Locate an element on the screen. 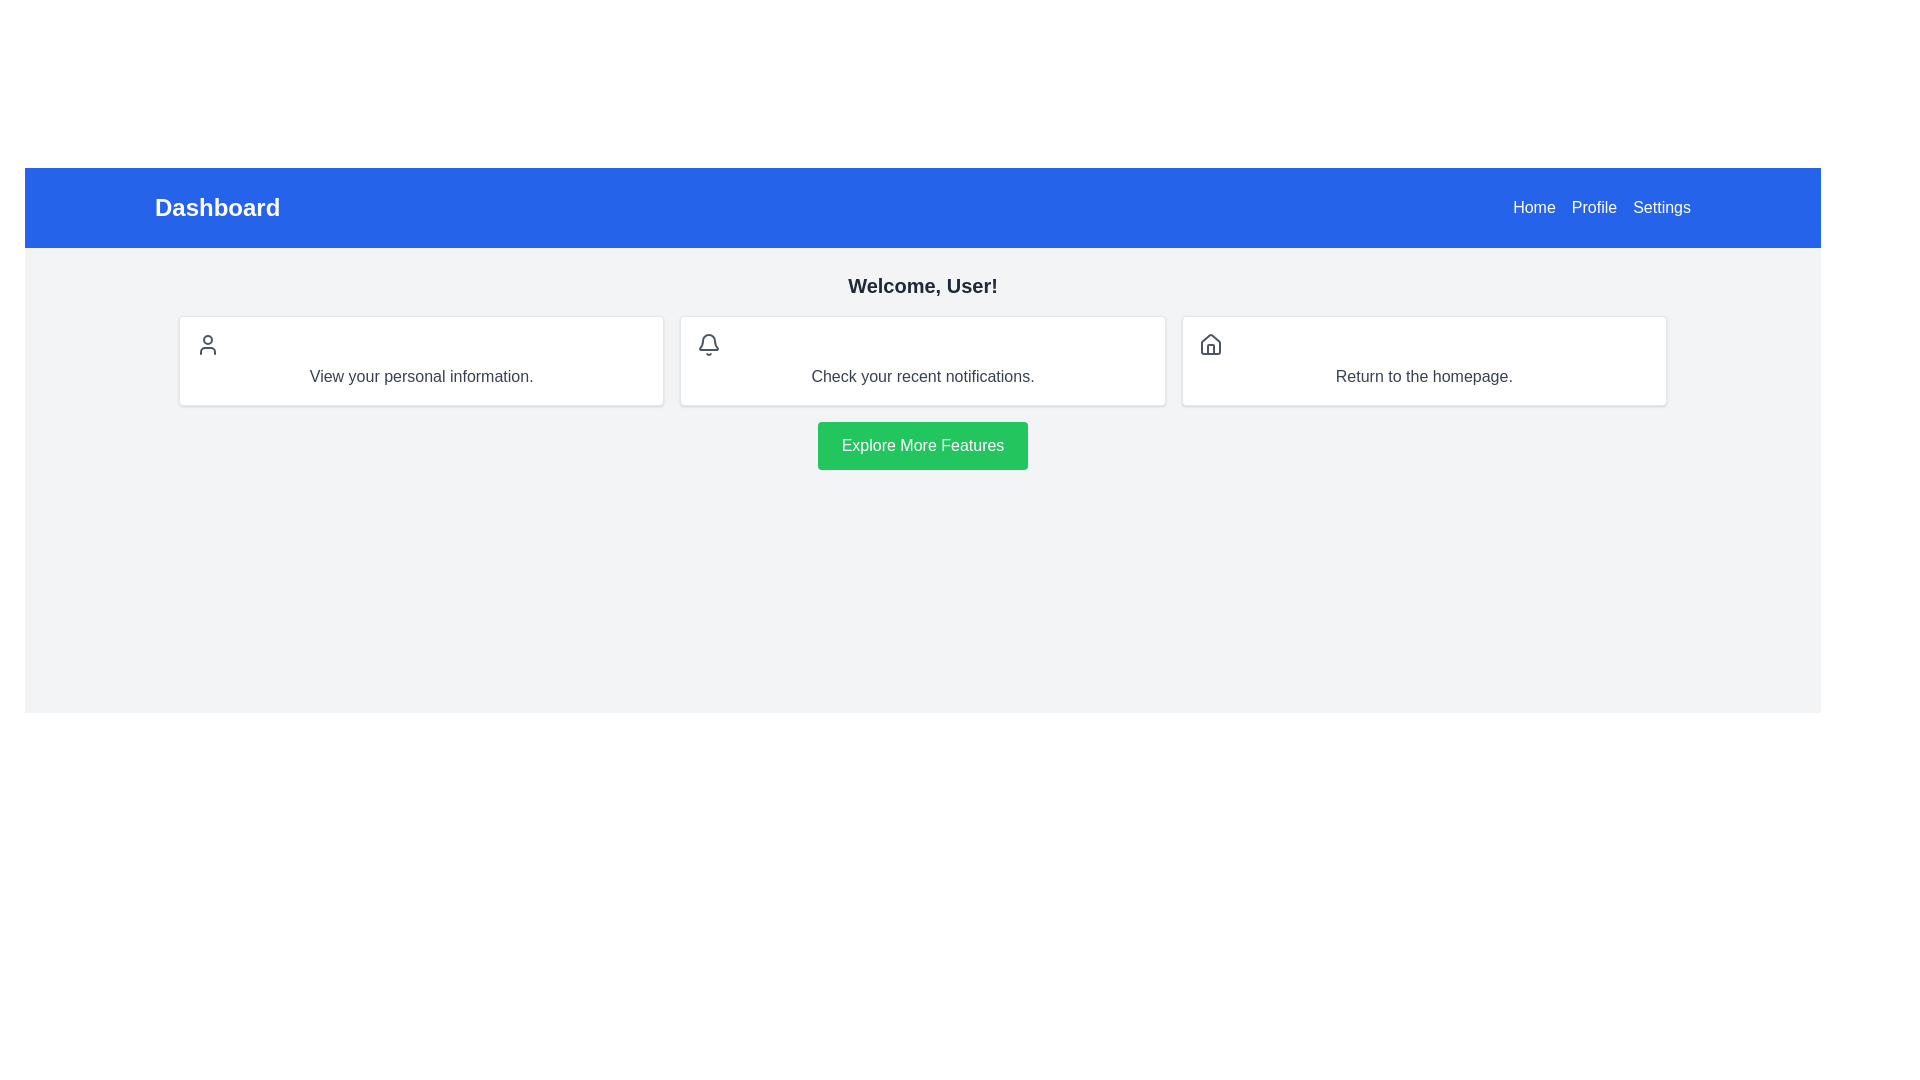  the static text display that shows 'Welcome, User!' located beneath the blue header titled 'Dashboard' at the top-center of the interface is located at coordinates (921, 285).